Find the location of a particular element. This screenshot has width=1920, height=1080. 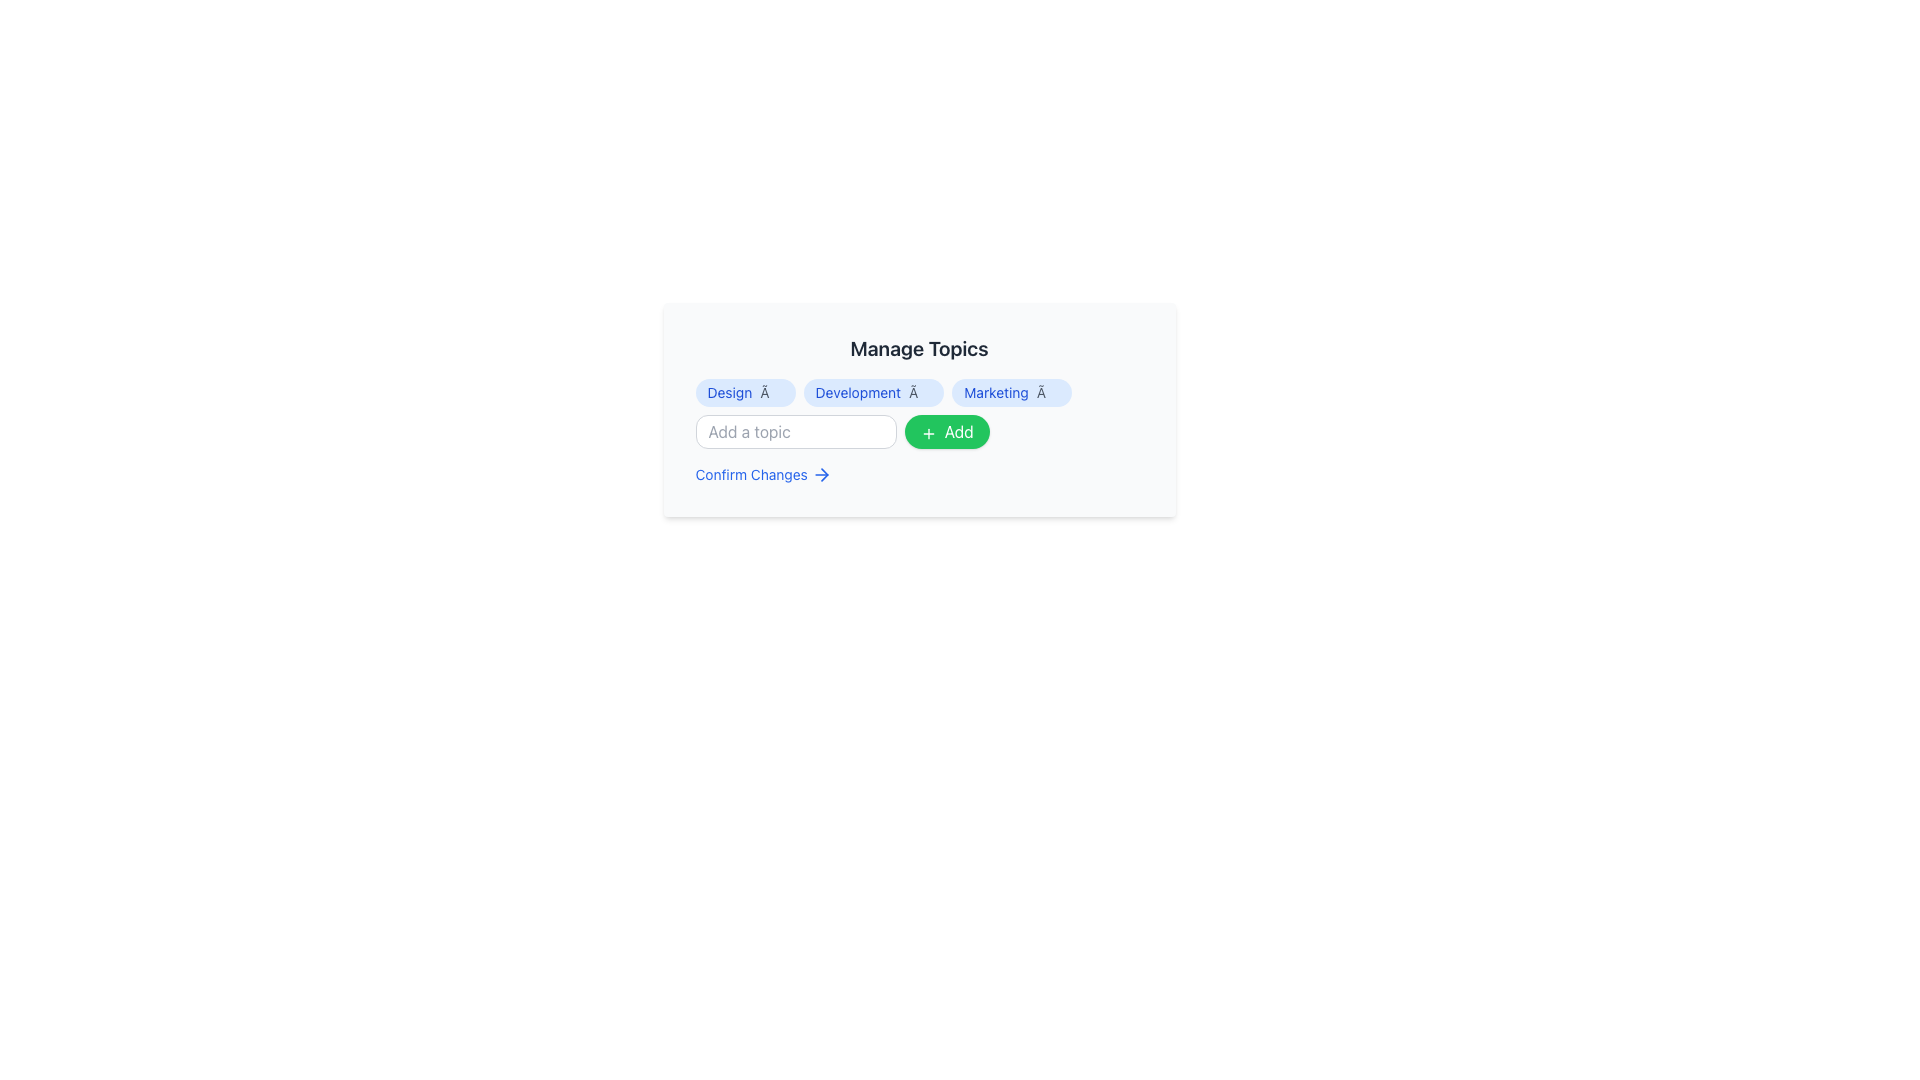

the '+' icon, which is a small SVG graphic styled with two intersecting lines, located within the green 'Add' button is located at coordinates (927, 432).